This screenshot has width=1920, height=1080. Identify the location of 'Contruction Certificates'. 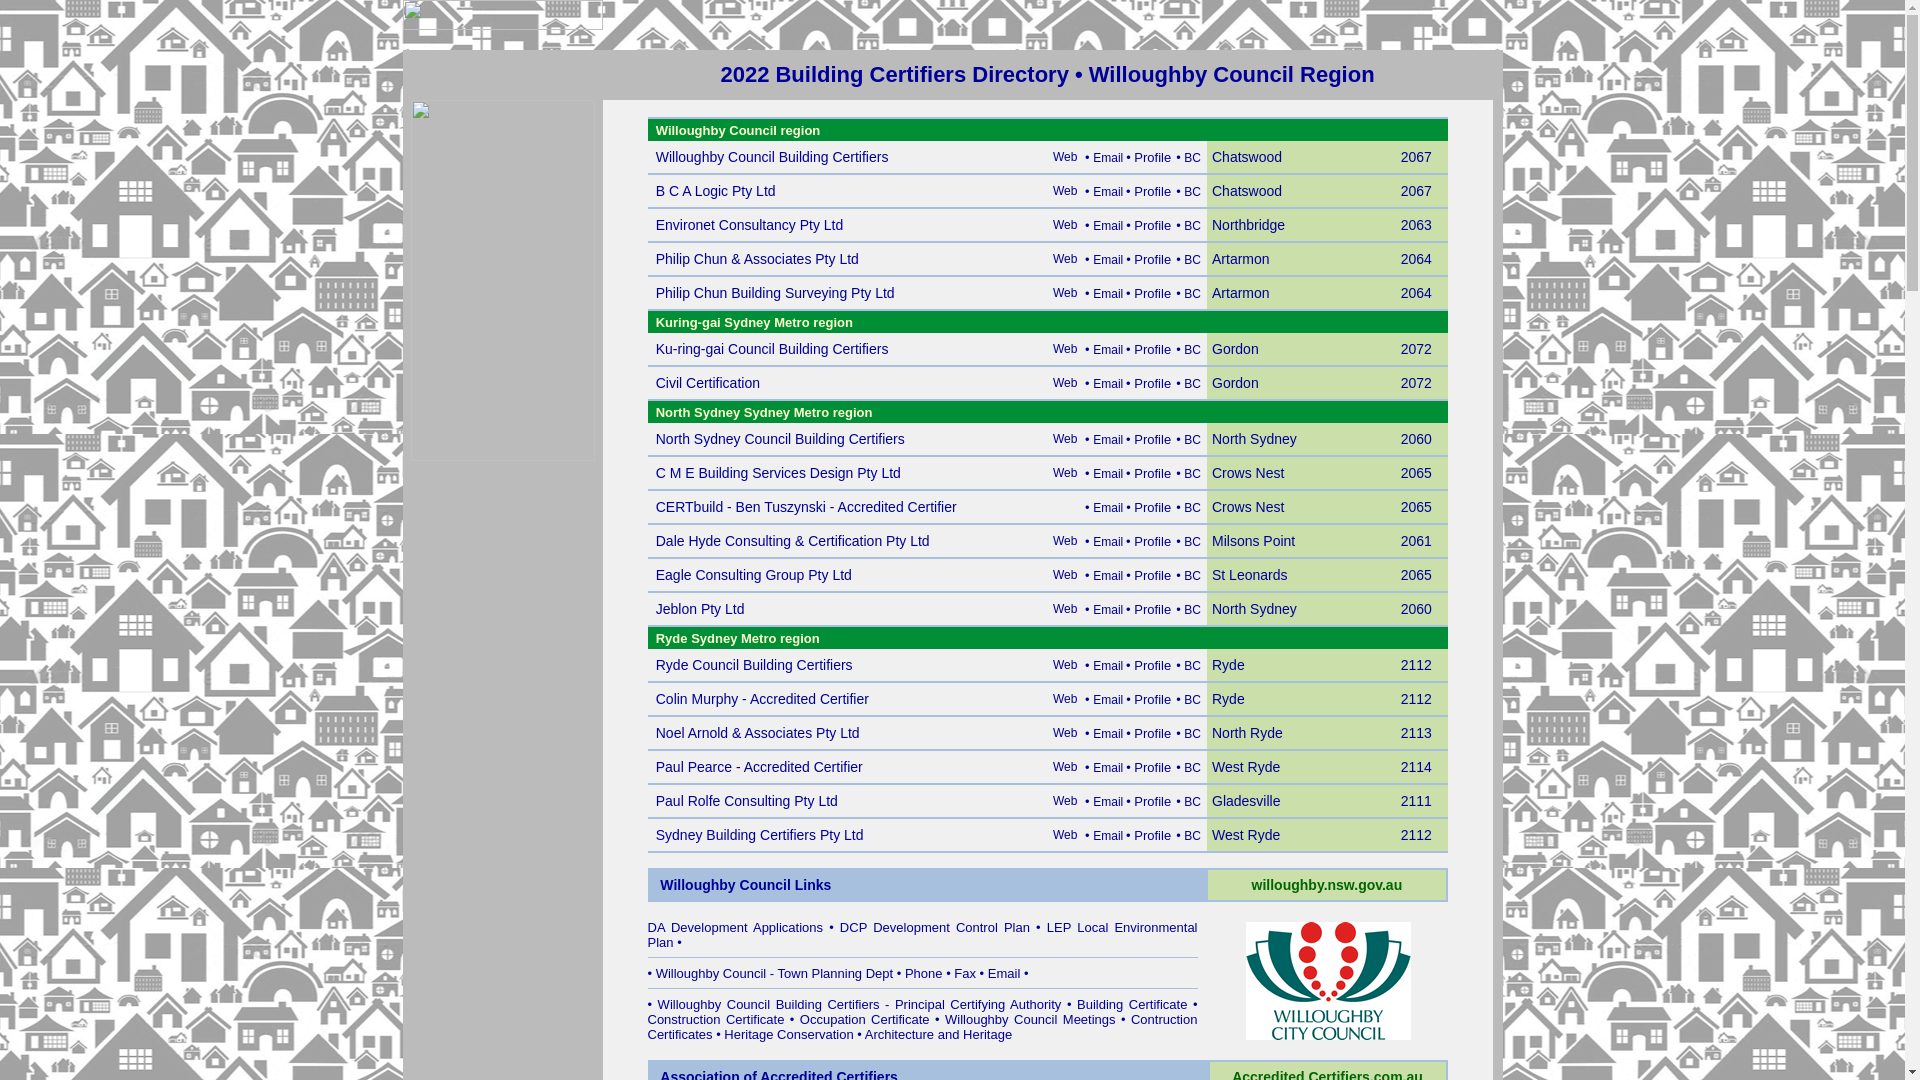
(921, 1026).